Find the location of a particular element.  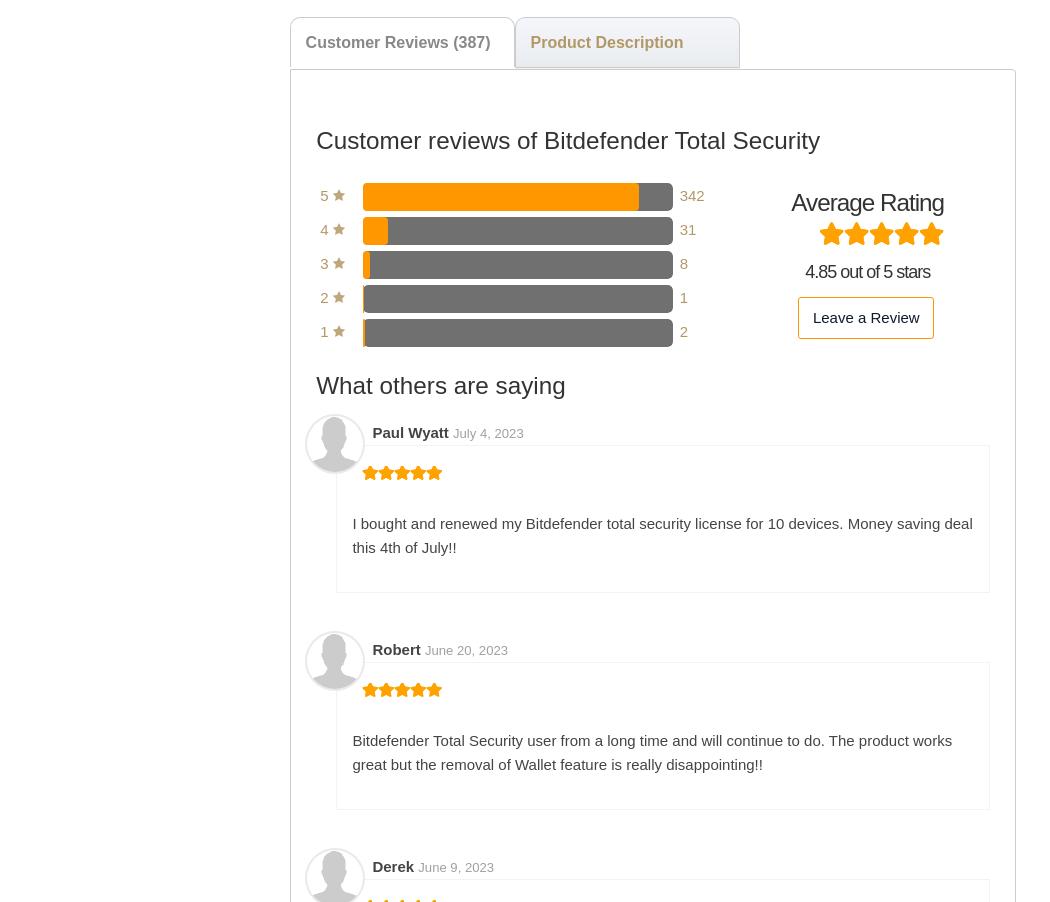

'What others are saying' is located at coordinates (439, 384).